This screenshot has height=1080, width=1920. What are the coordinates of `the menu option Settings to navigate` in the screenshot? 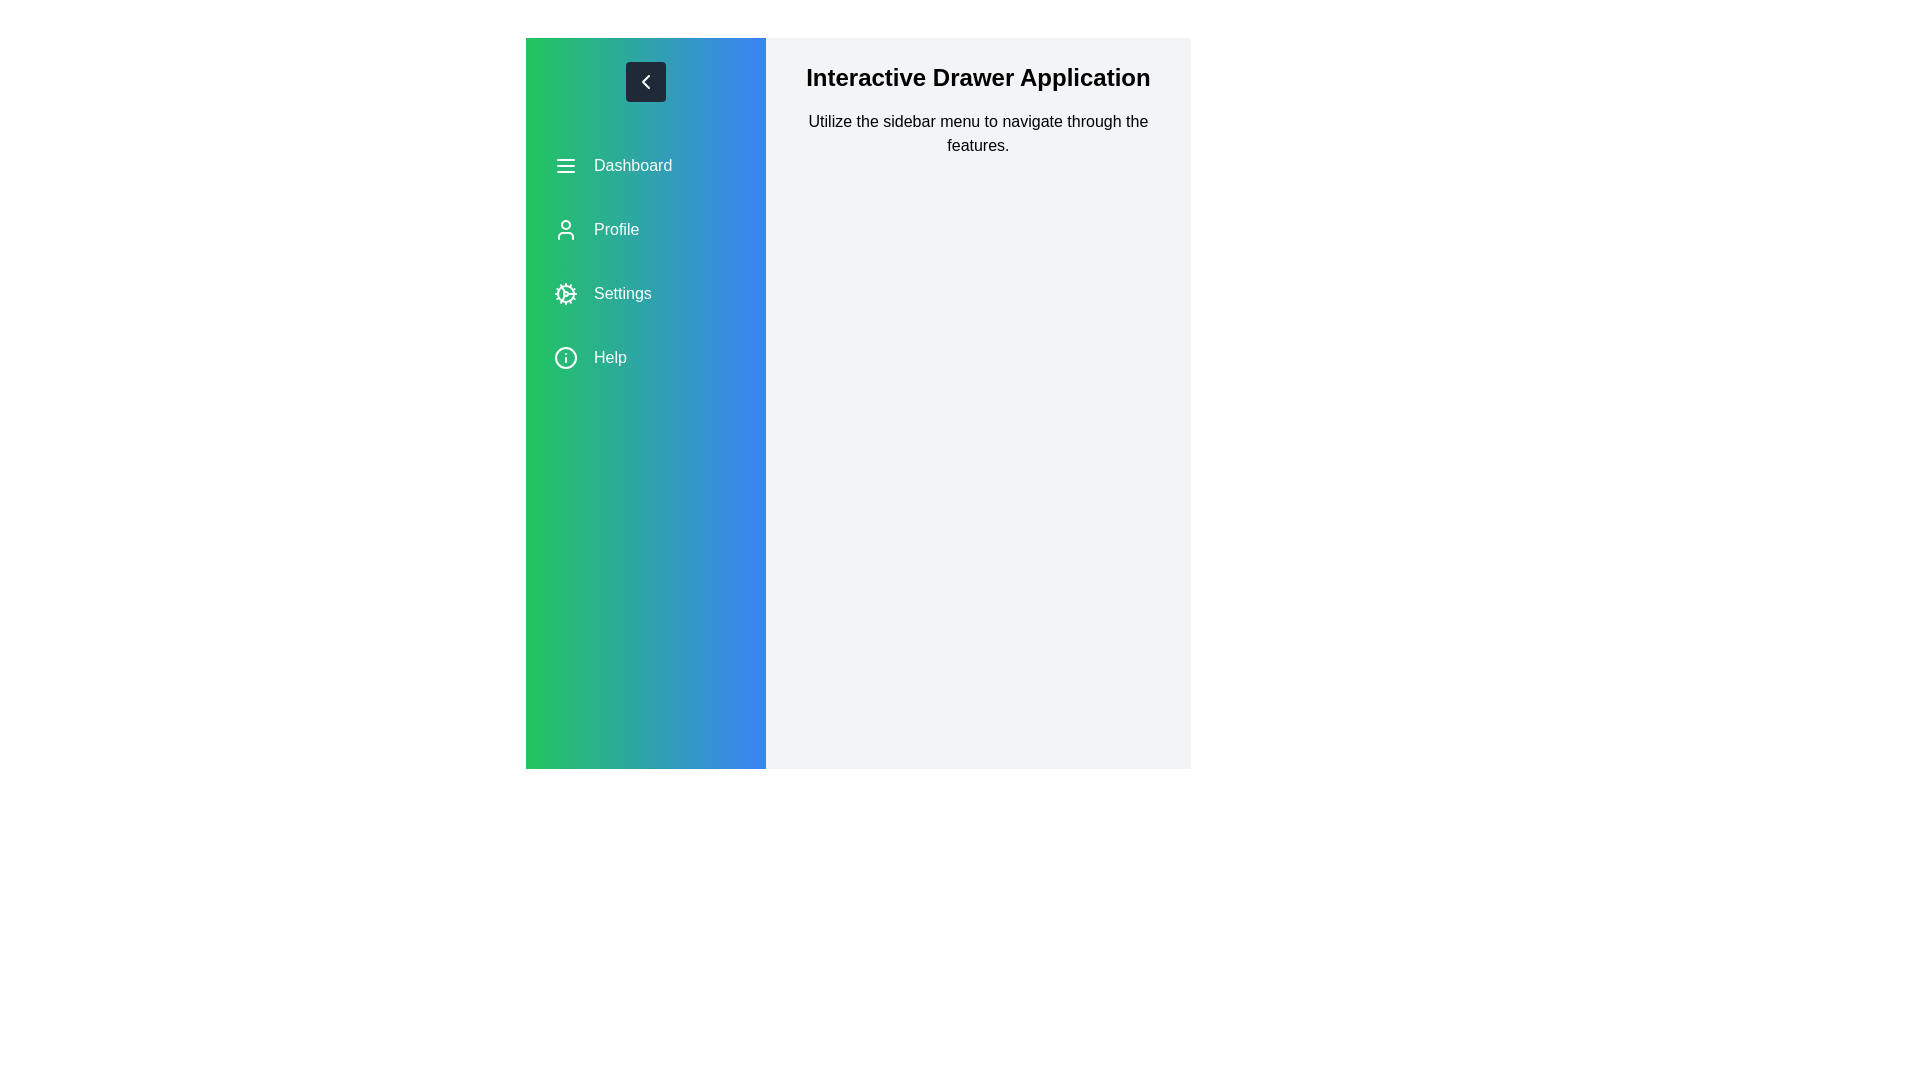 It's located at (645, 293).